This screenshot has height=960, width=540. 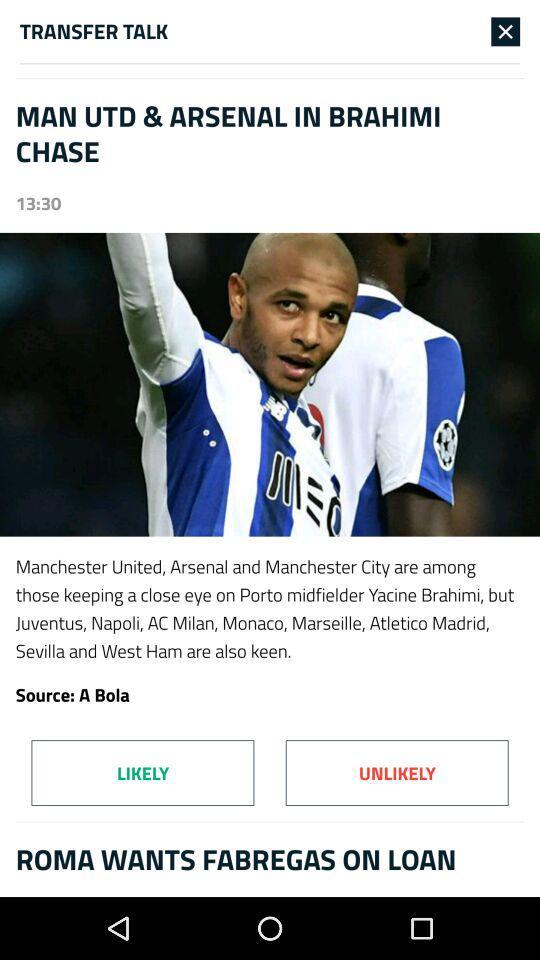 What do you see at coordinates (397, 772) in the screenshot?
I see `the item to the right of the likely item` at bounding box center [397, 772].